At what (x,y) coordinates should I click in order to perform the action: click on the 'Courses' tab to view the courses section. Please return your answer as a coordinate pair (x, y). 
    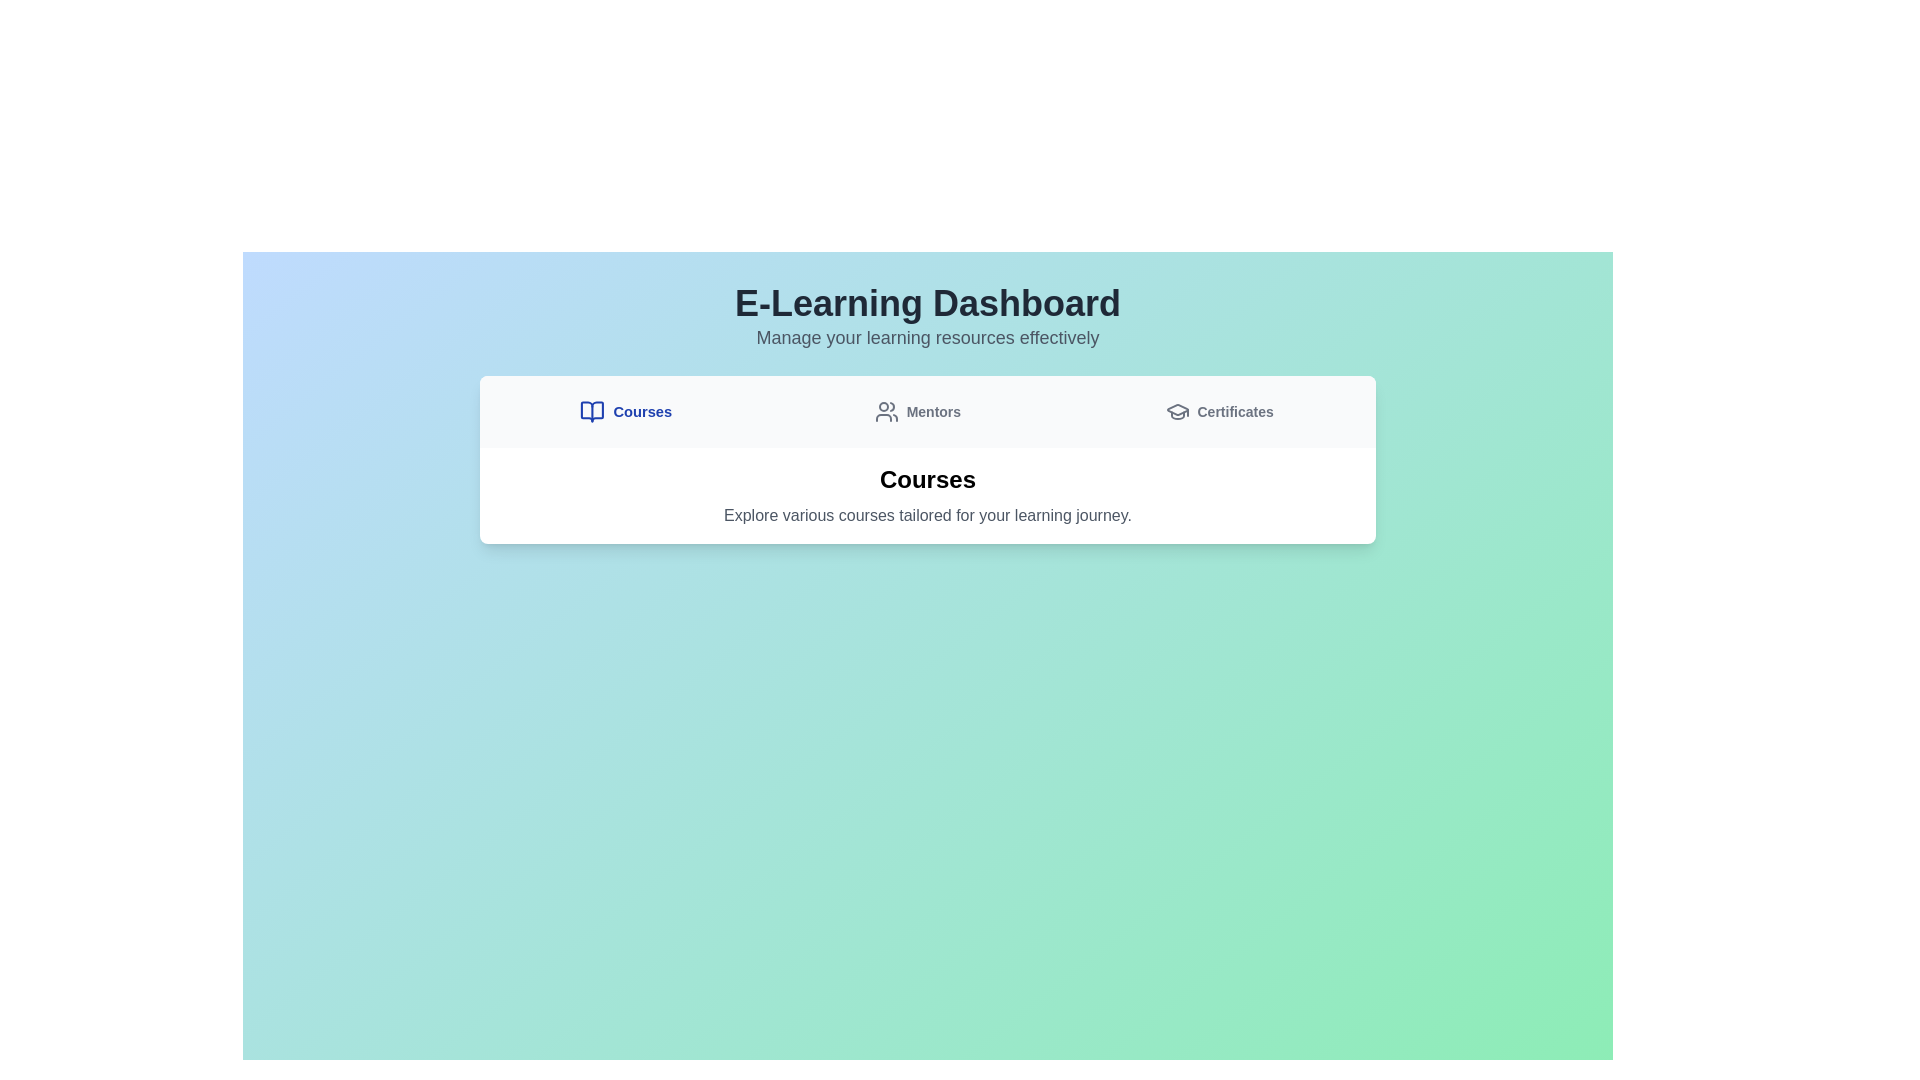
    Looking at the image, I should click on (625, 411).